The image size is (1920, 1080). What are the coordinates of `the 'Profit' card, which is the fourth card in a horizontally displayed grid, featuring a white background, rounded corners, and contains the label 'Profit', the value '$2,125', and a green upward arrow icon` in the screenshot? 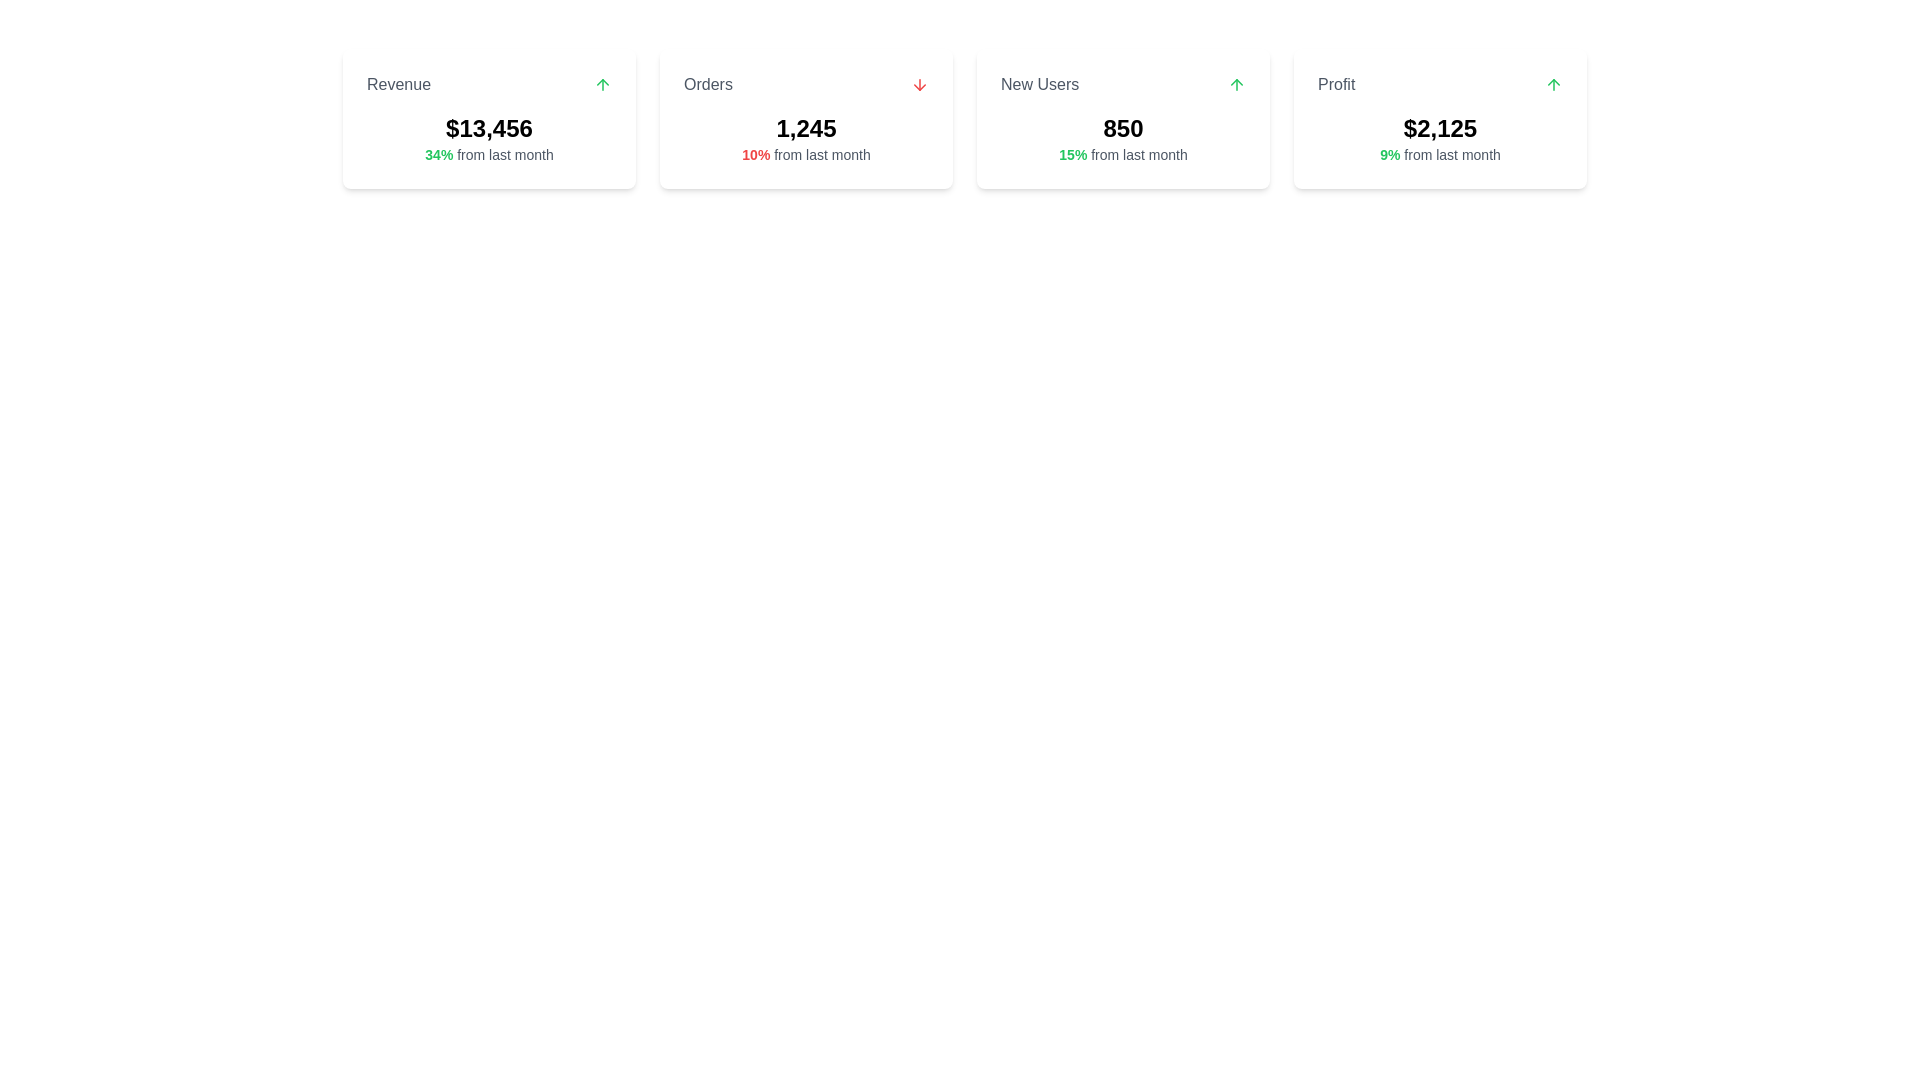 It's located at (1440, 119).